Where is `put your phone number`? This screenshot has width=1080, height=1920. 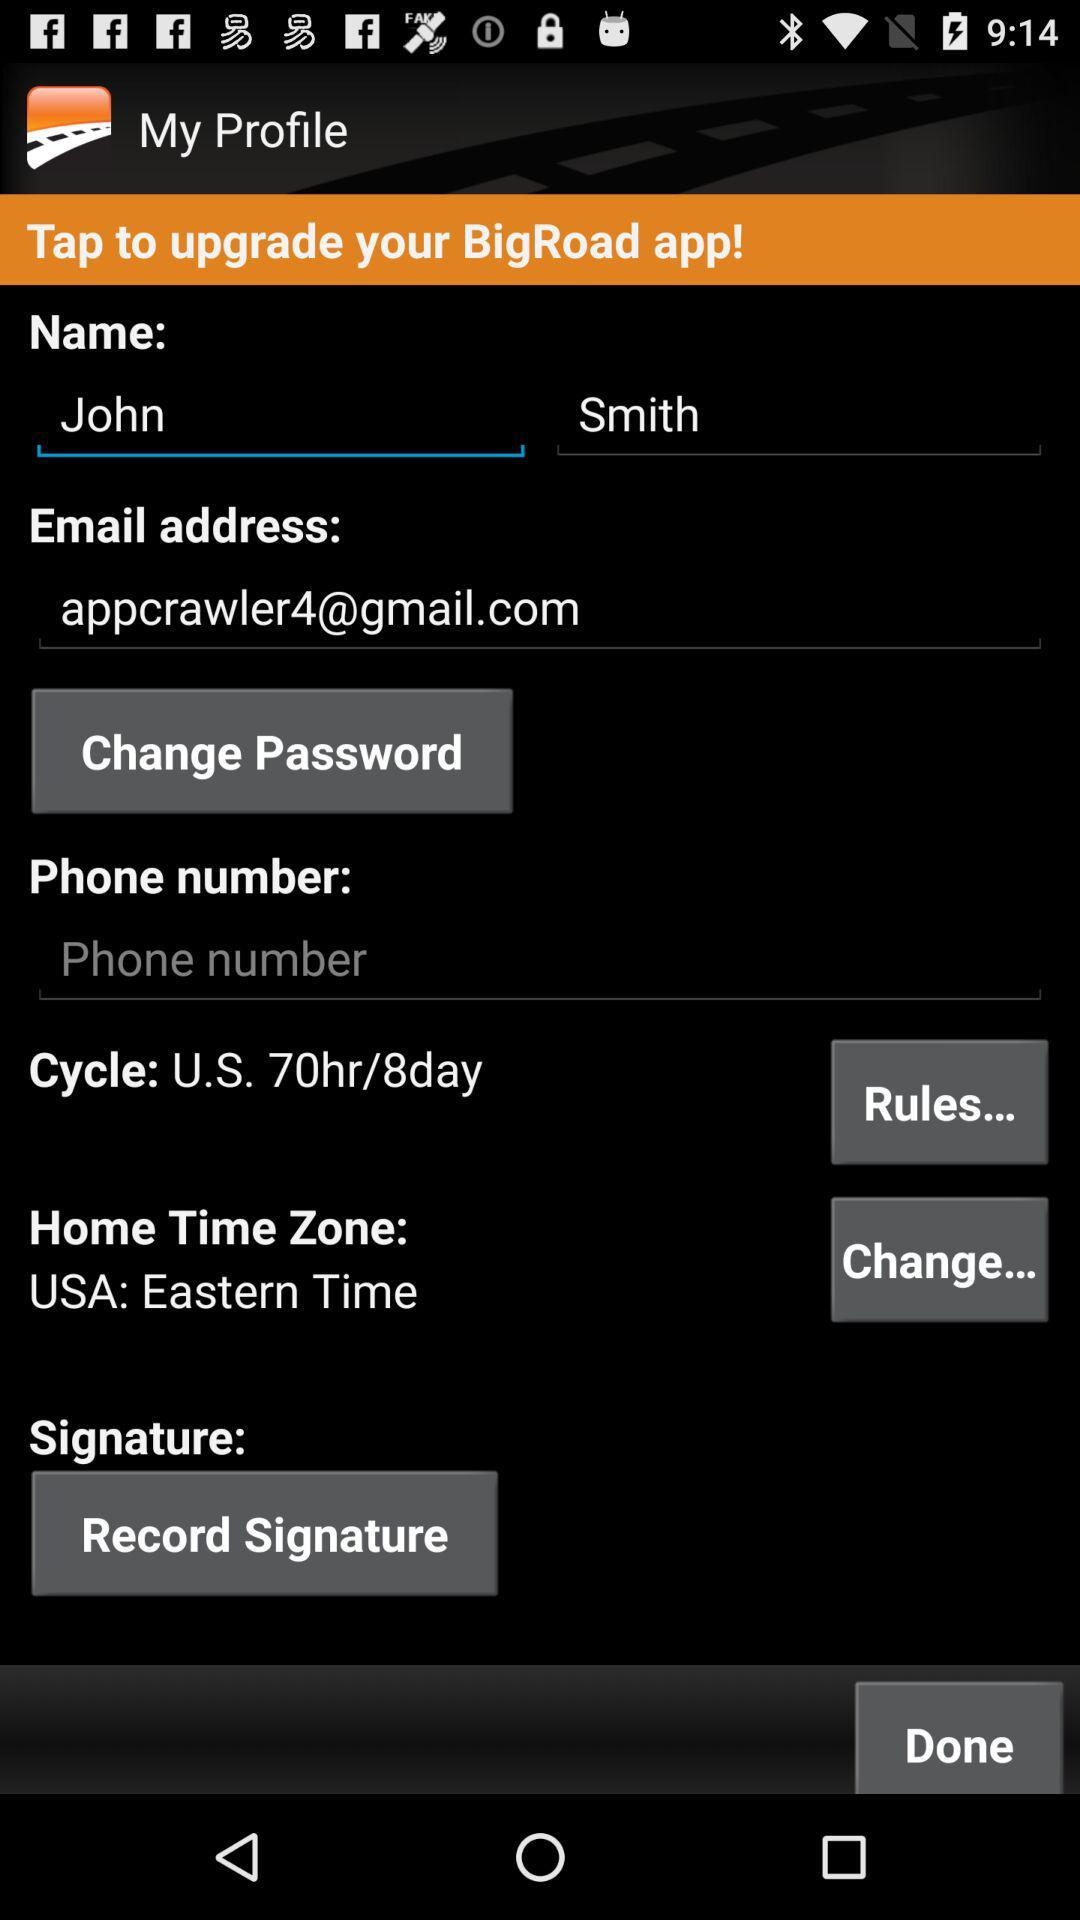
put your phone number is located at coordinates (540, 957).